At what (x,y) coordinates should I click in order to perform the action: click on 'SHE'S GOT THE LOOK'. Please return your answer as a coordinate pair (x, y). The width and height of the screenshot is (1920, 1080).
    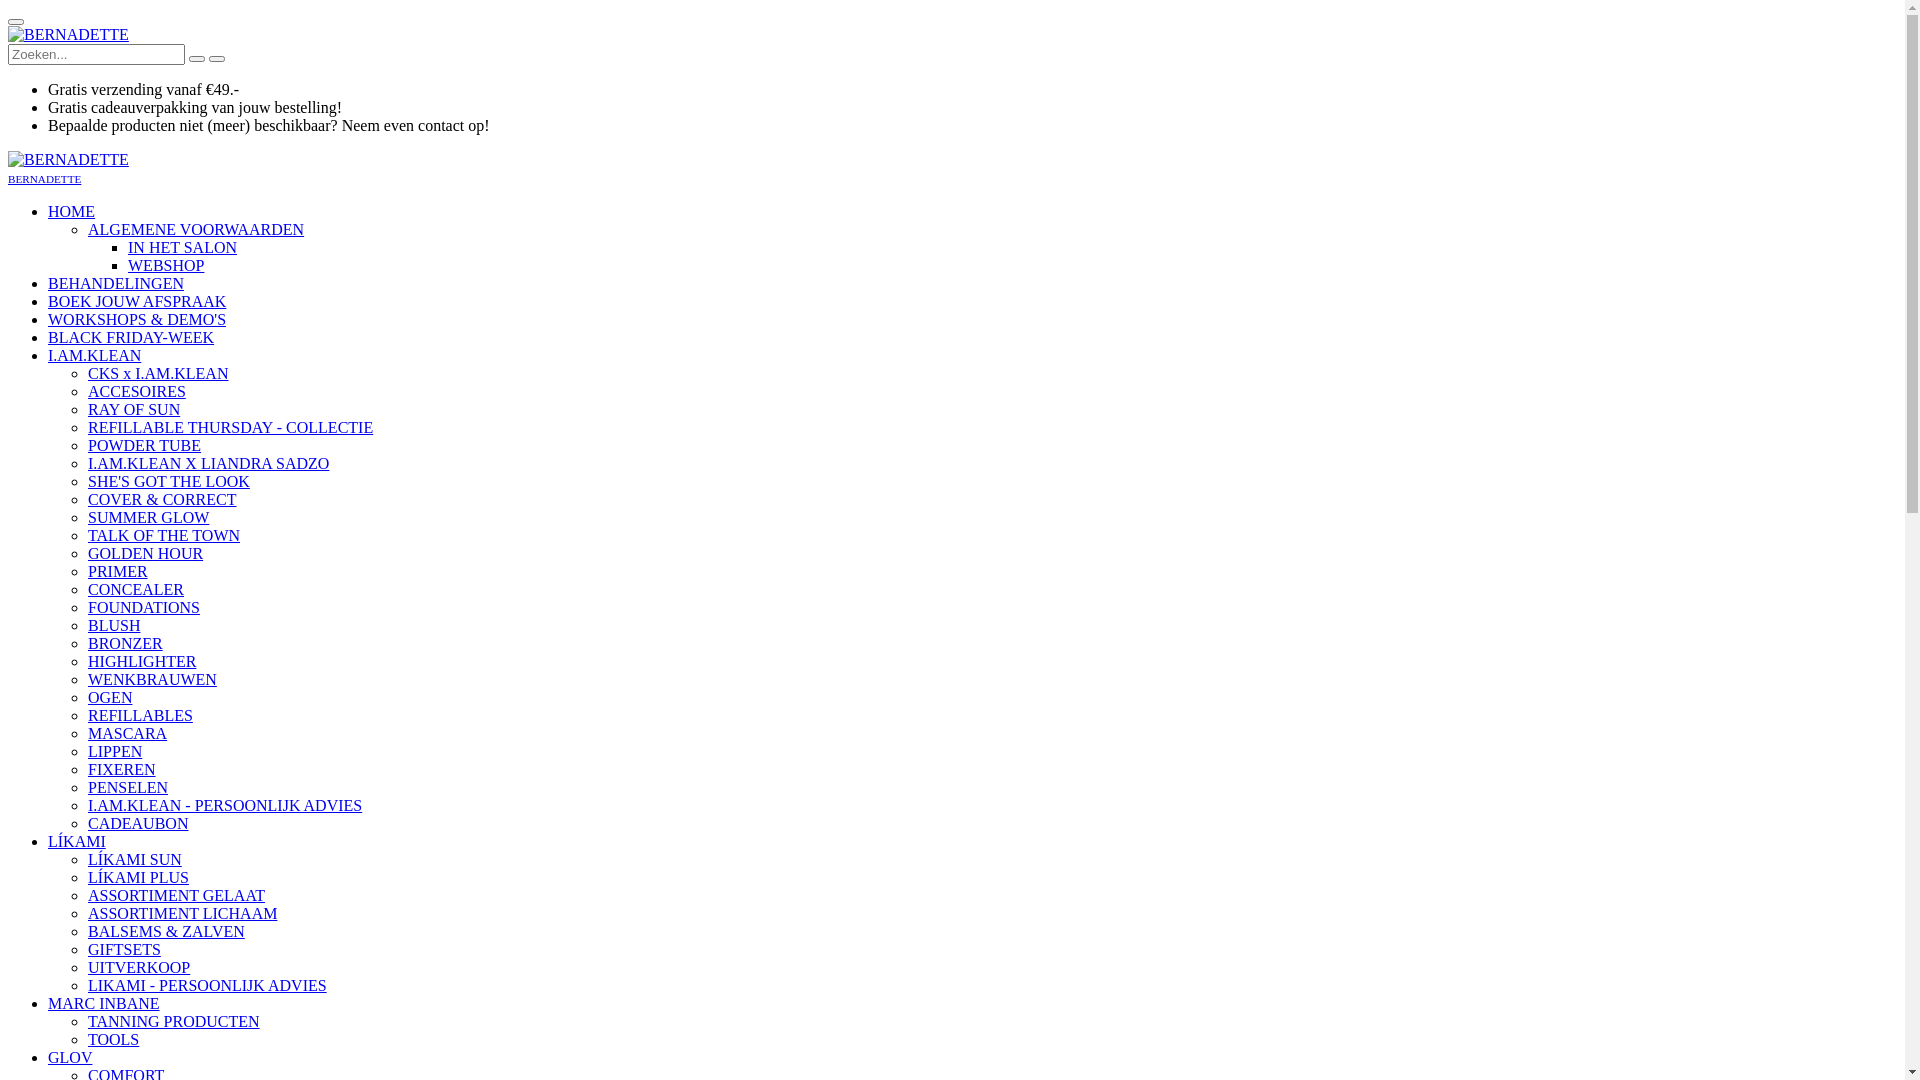
    Looking at the image, I should click on (168, 481).